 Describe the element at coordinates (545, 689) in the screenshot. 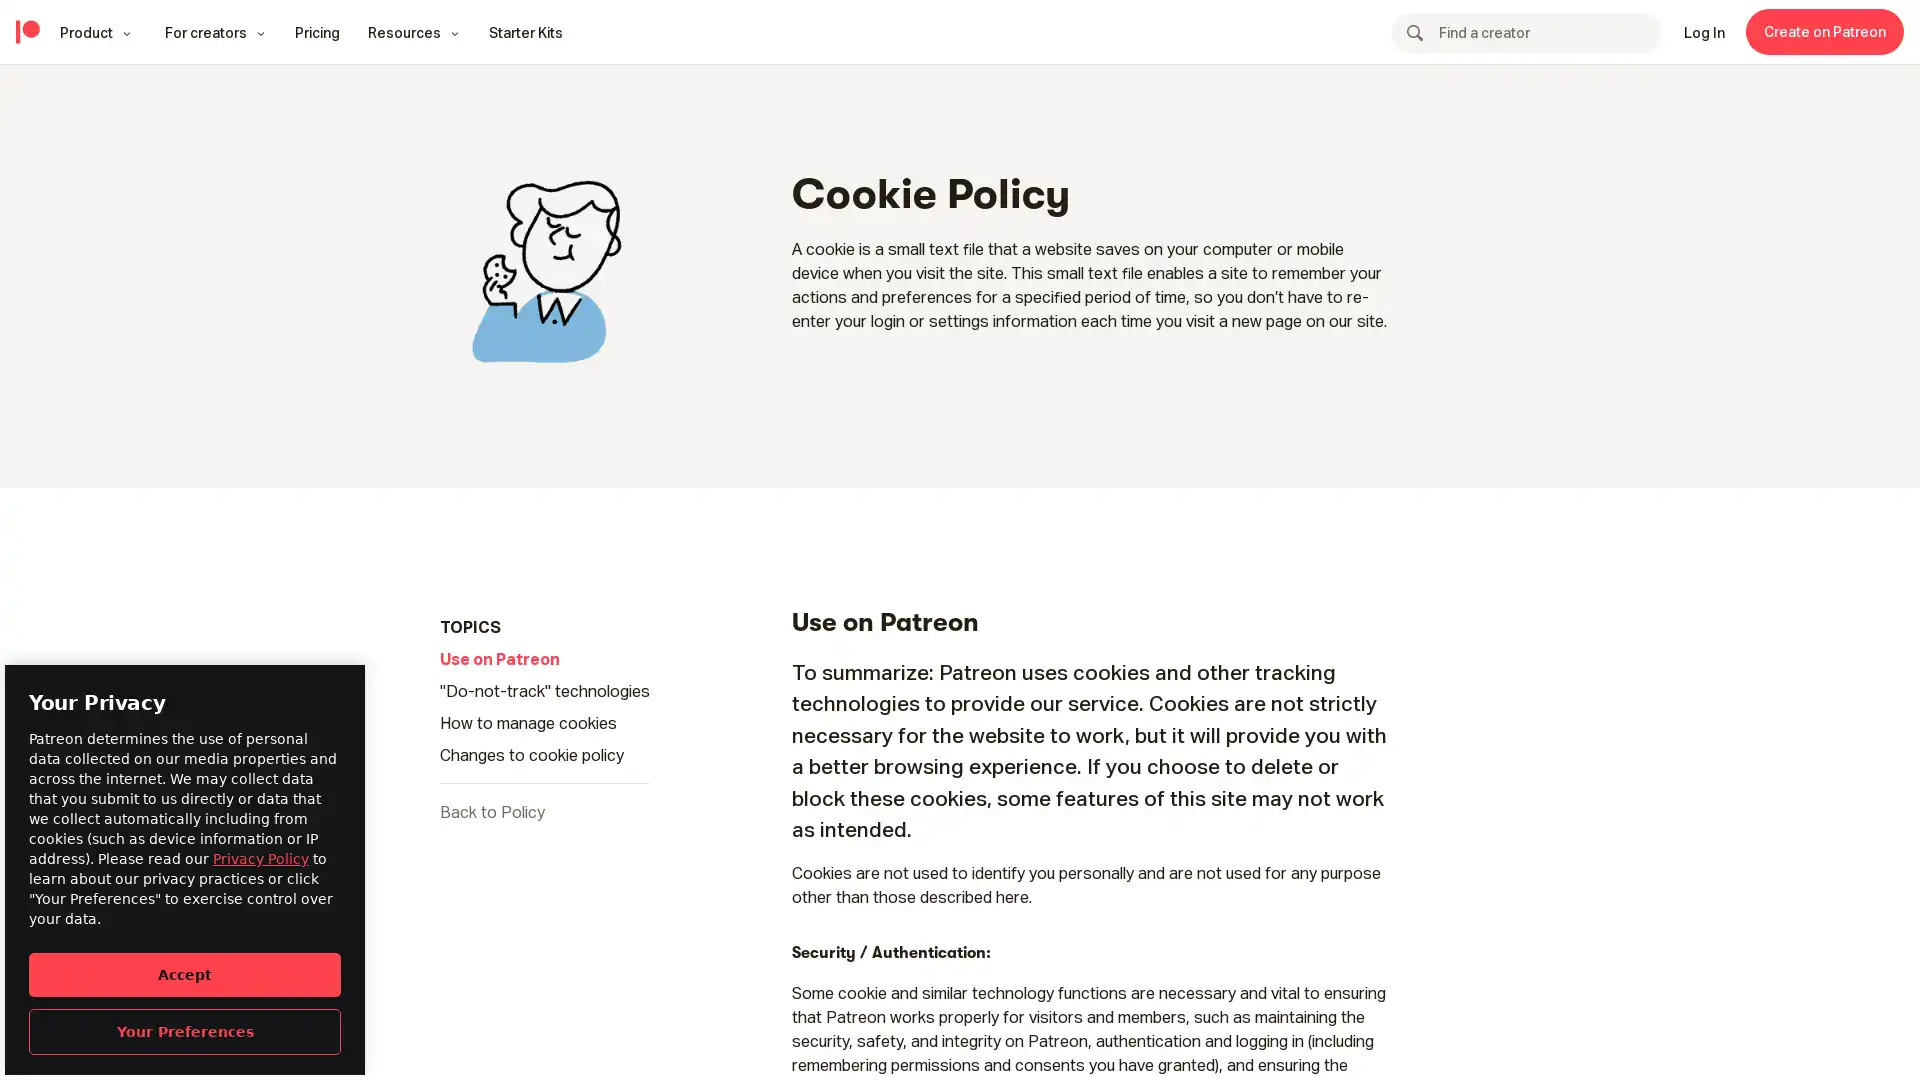

I see `"Do-not-track" technologies` at that location.